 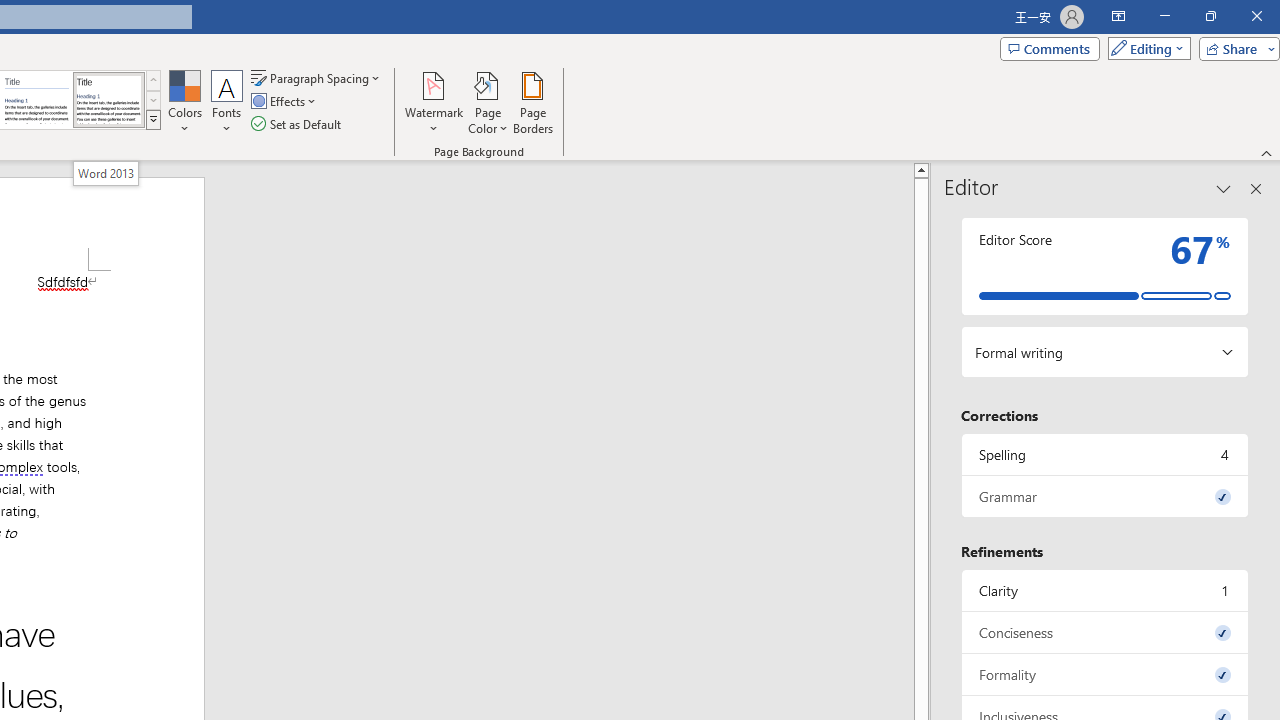 I want to click on 'Word 2010', so click(x=37, y=100).